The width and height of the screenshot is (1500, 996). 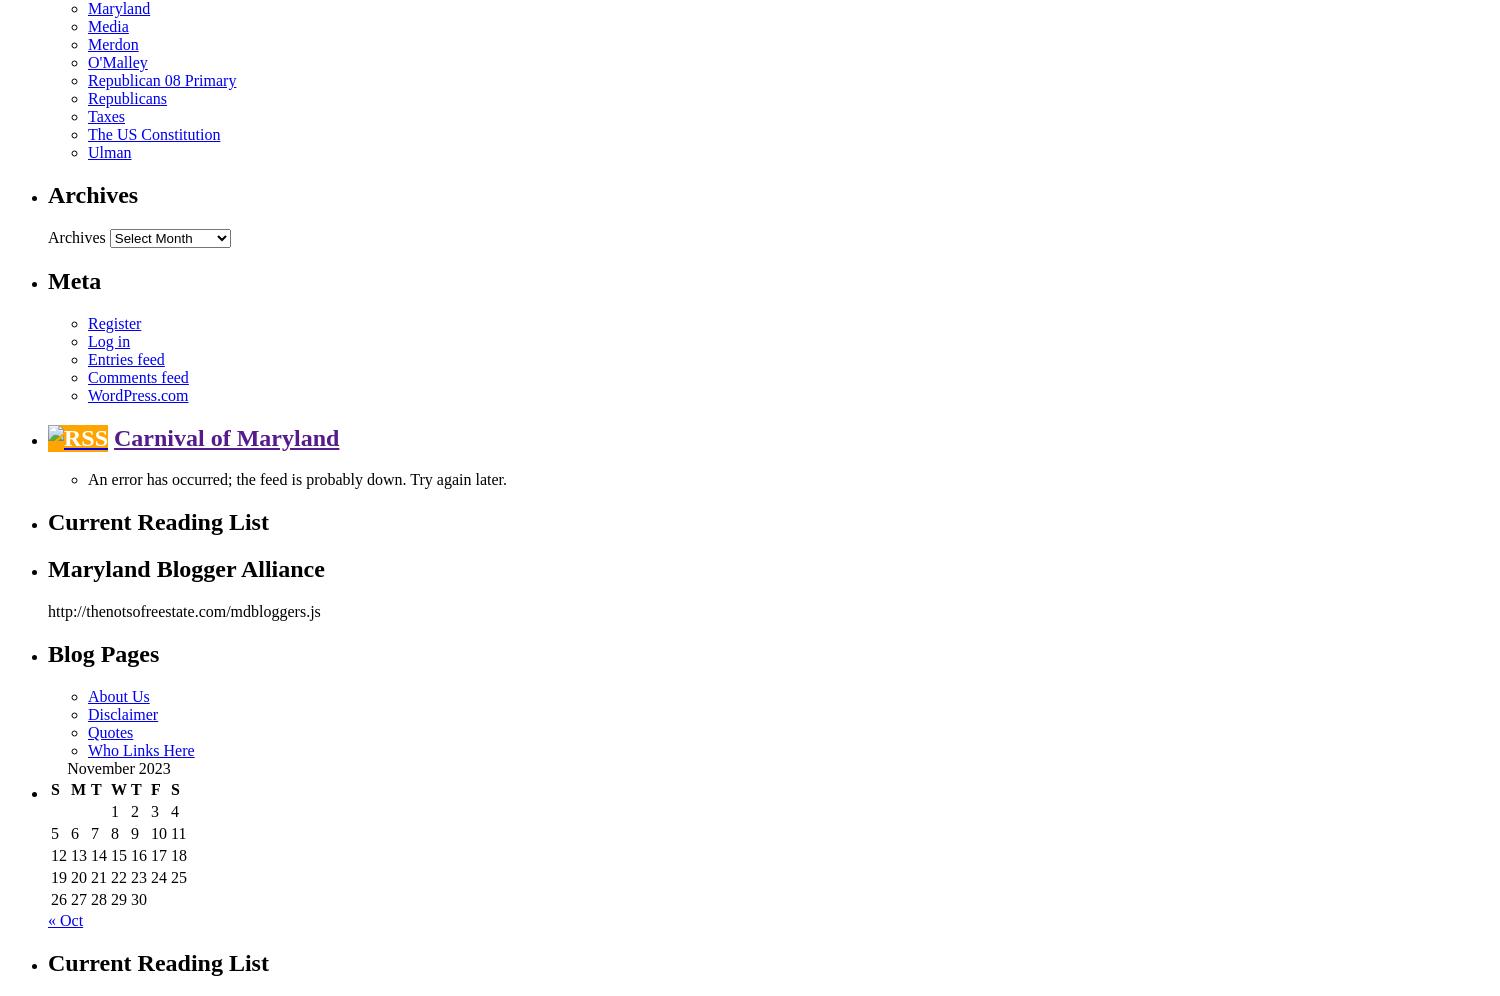 What do you see at coordinates (175, 810) in the screenshot?
I see `'4'` at bounding box center [175, 810].